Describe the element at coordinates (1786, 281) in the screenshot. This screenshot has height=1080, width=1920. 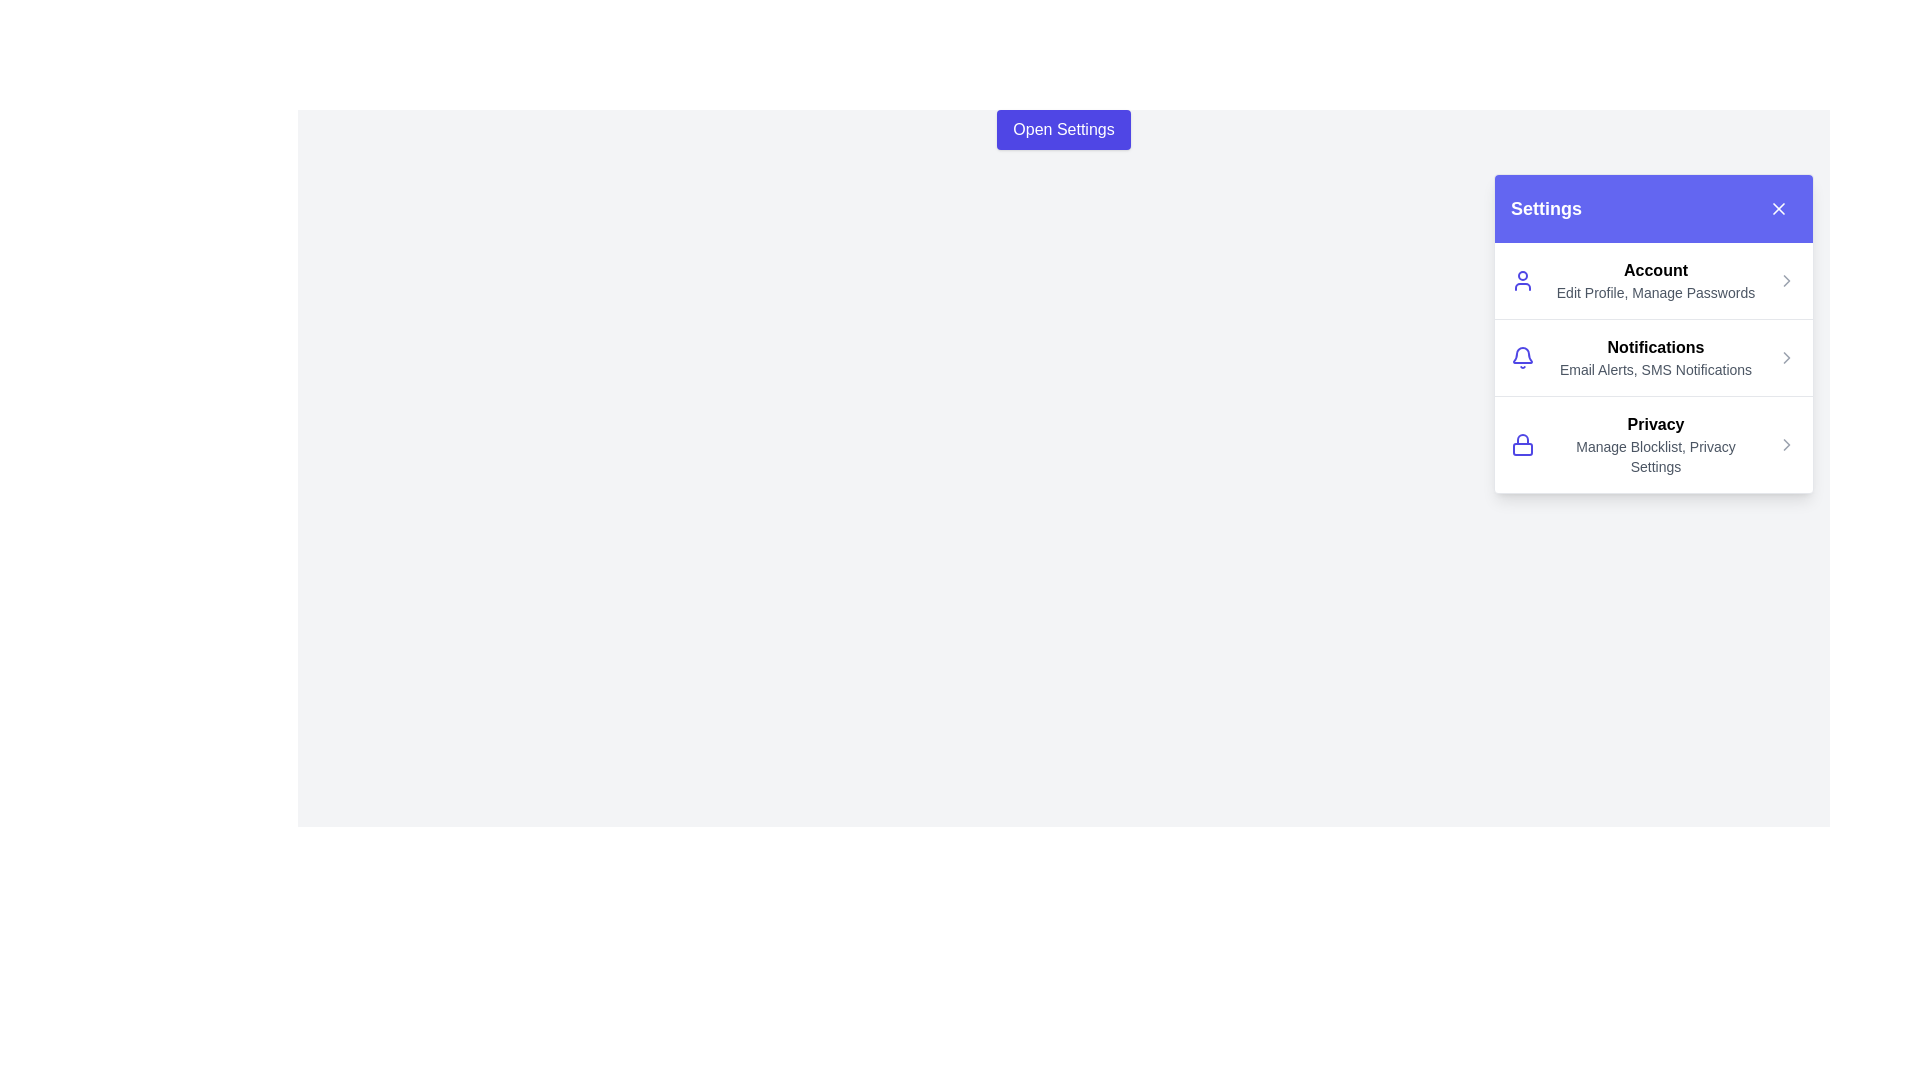
I see `the icon positioned at the far right of the 'Account' list item` at that location.